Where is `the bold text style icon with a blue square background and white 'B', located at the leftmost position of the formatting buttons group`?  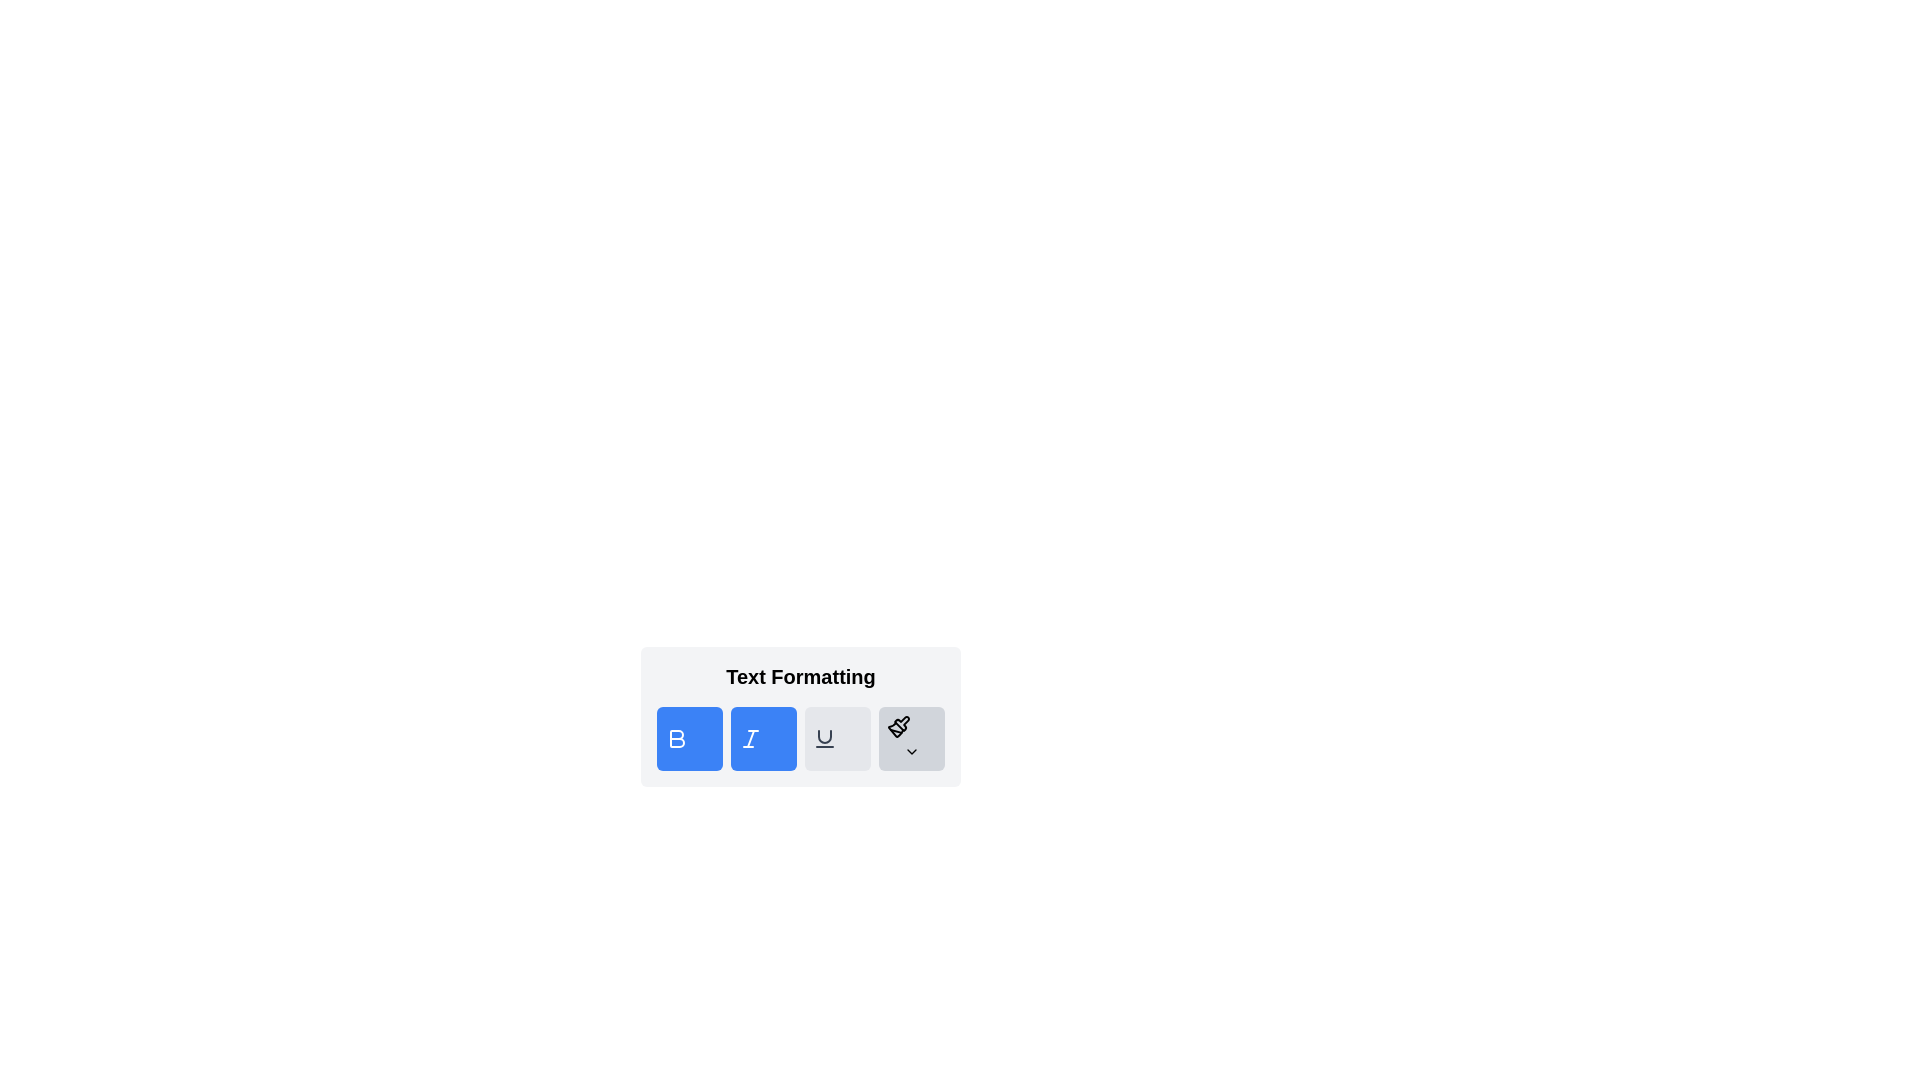 the bold text style icon with a blue square background and white 'B', located at the leftmost position of the formatting buttons group is located at coordinates (677, 739).